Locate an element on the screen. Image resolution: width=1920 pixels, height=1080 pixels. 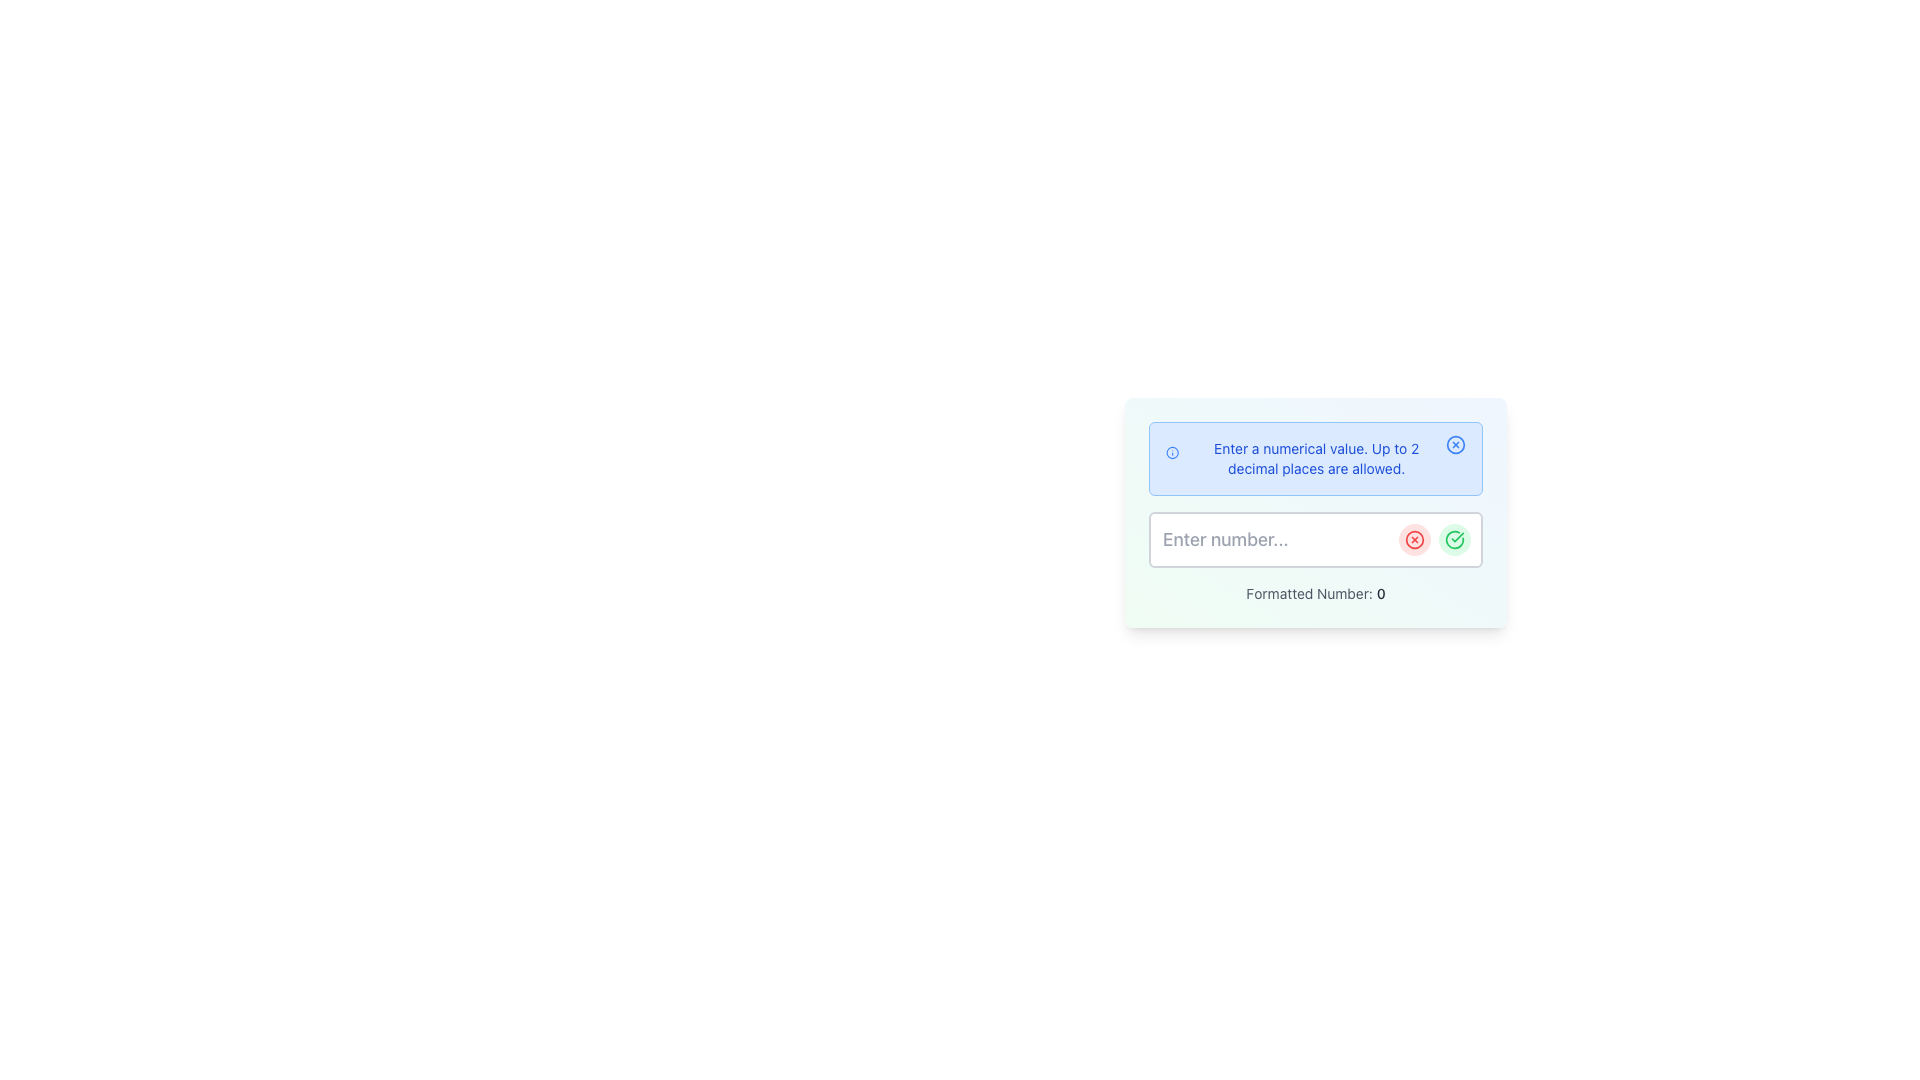
the informational icon located in the upper left corner of the alert box, which precedes the text 'Enter a numerical value. Up to 2 decimal places are allowed.' is located at coordinates (1172, 452).